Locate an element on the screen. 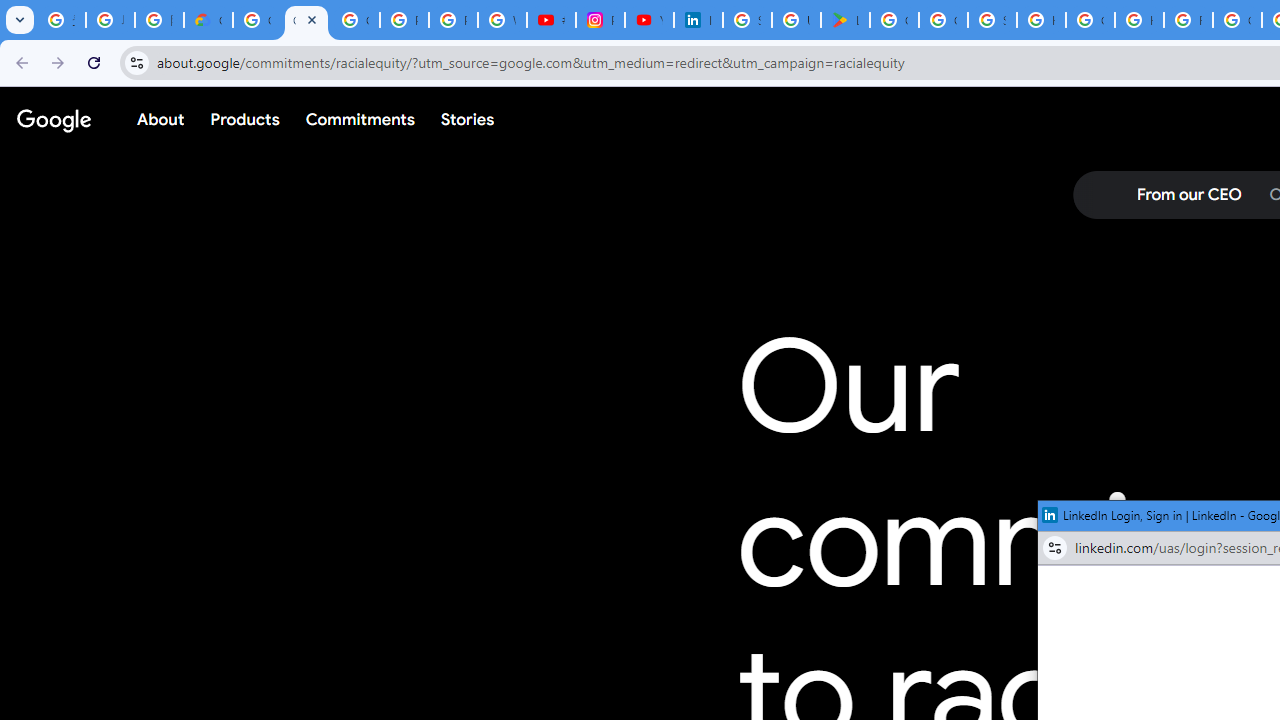 Image resolution: width=1280 pixels, height=720 pixels. 'Privacy Help Center - Policies Help' is located at coordinates (452, 20).